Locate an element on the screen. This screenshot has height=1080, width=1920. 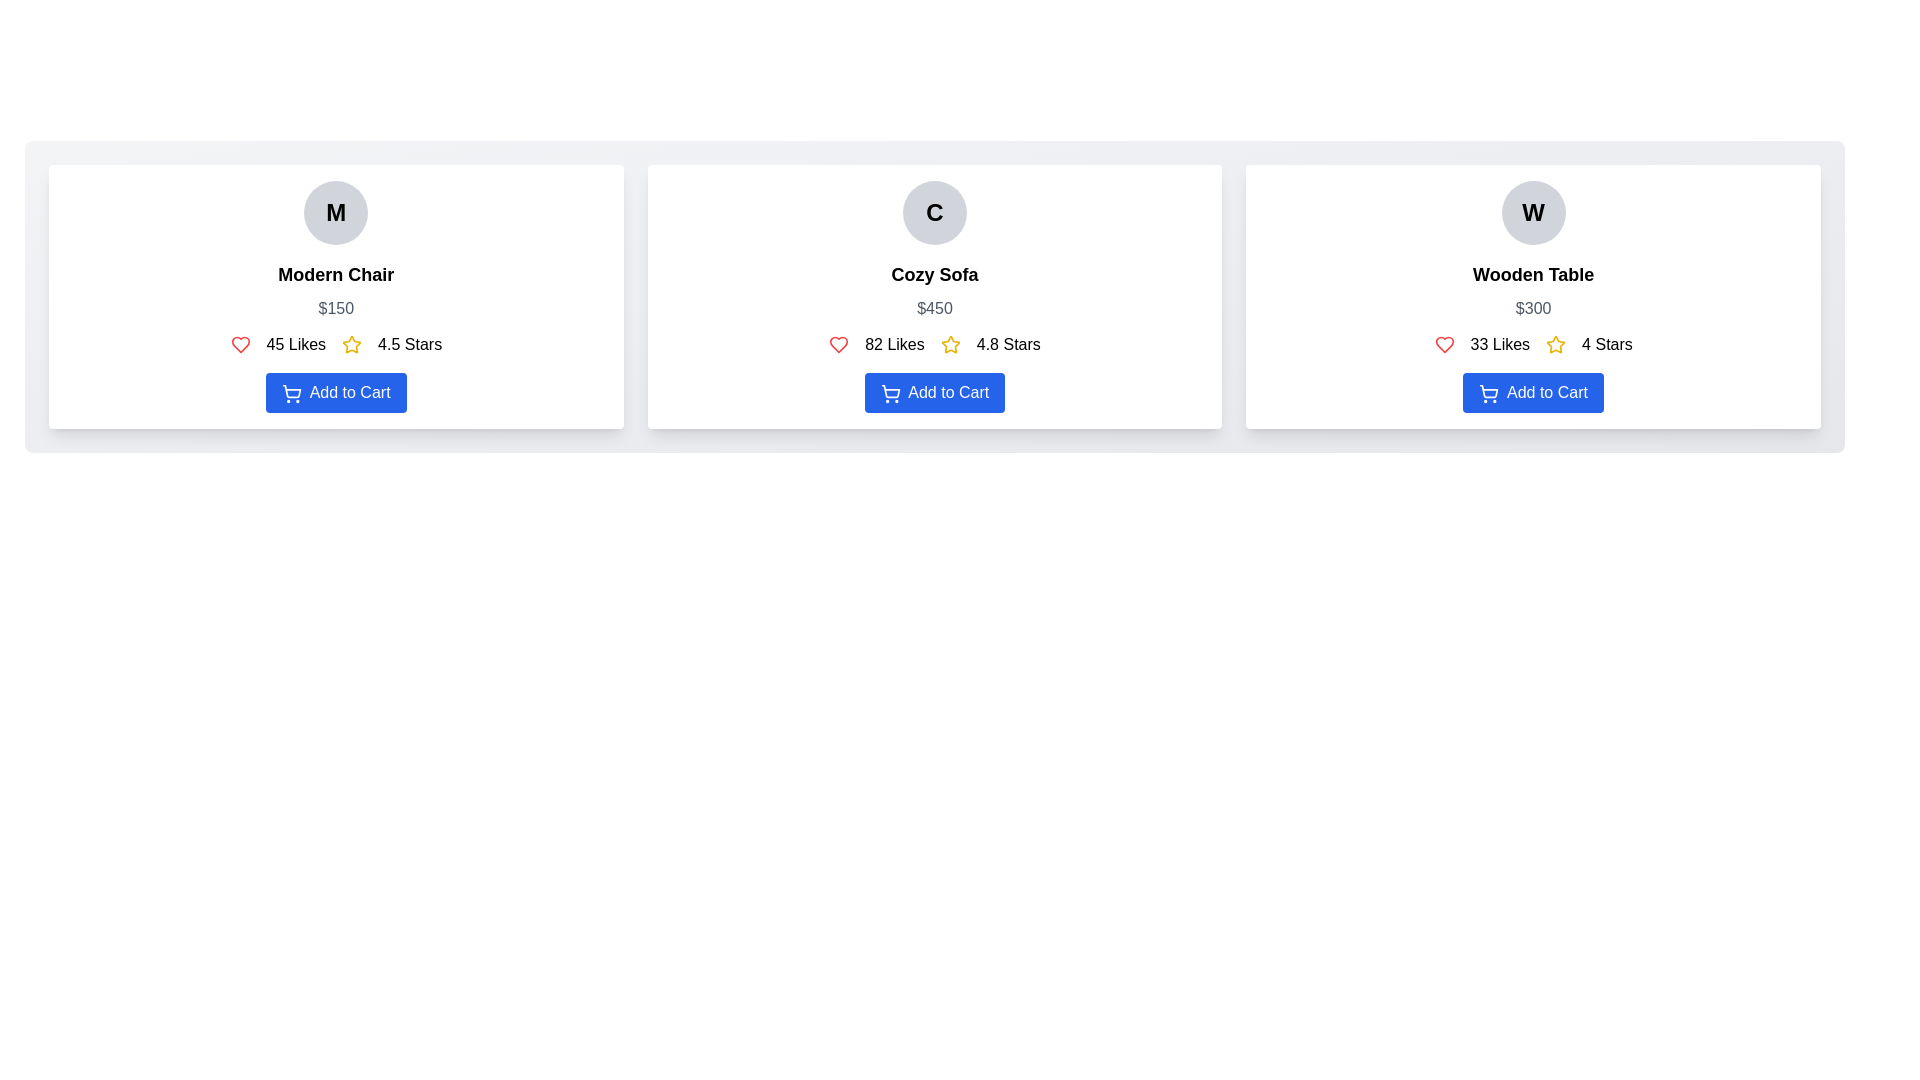
the shopping cart icon located to the left of the 'Add to Cart' button text in the third card labeled 'Wooden Table.' is located at coordinates (1489, 393).